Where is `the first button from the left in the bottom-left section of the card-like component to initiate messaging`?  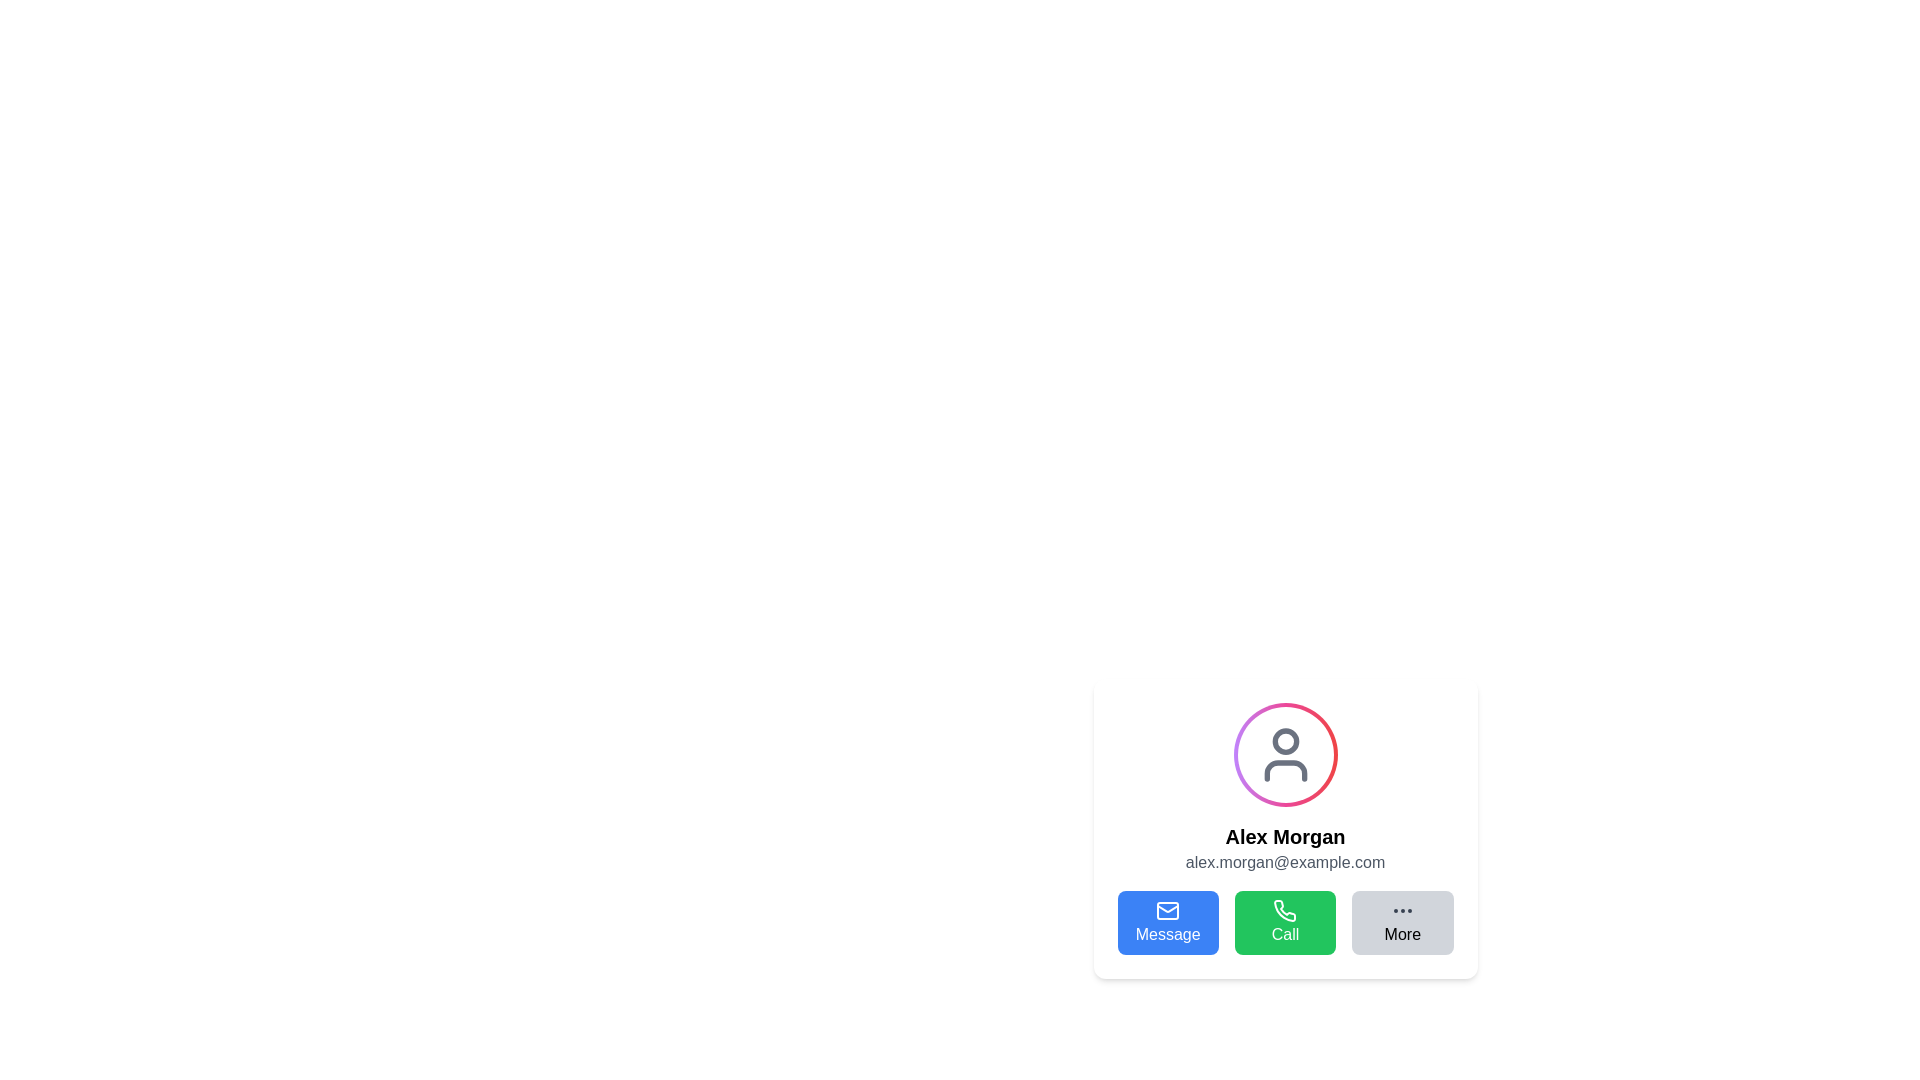 the first button from the left in the bottom-left section of the card-like component to initiate messaging is located at coordinates (1167, 922).